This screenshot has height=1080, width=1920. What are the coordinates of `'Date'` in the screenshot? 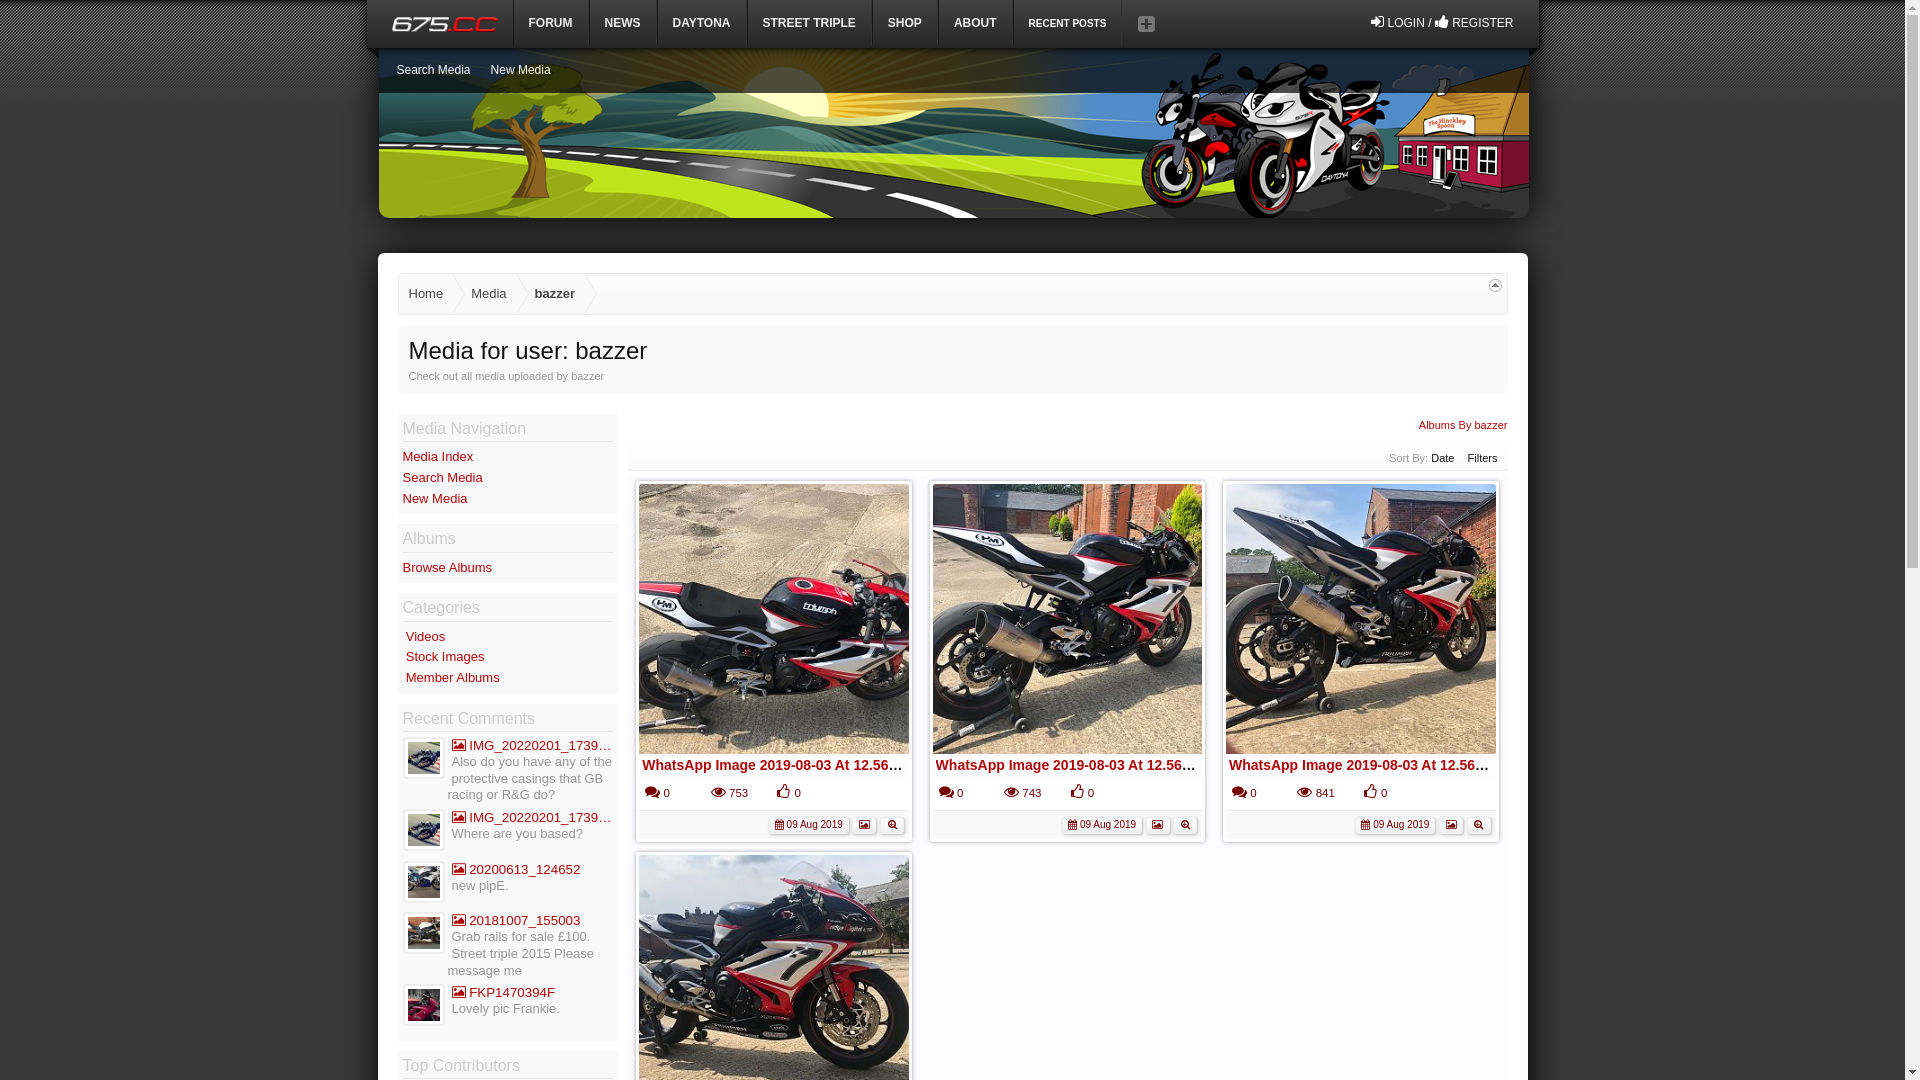 It's located at (1442, 458).